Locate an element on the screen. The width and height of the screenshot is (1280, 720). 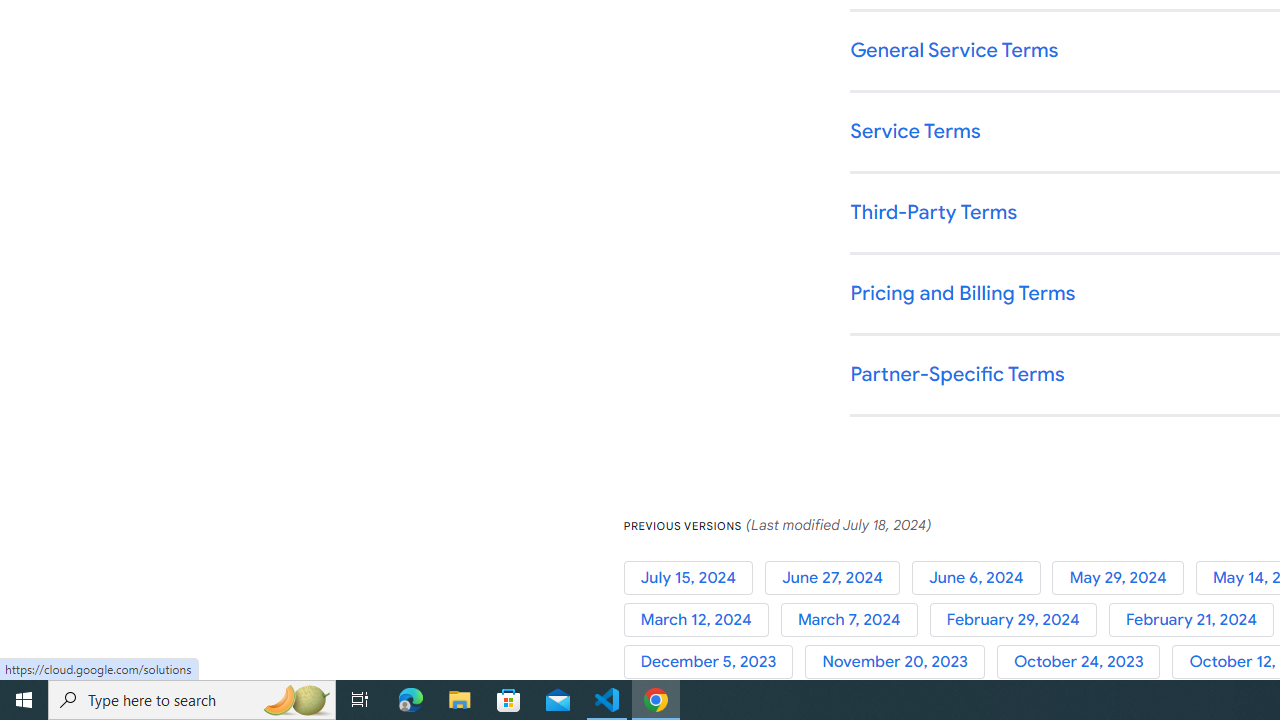
'March 12, 2024' is located at coordinates (702, 619).